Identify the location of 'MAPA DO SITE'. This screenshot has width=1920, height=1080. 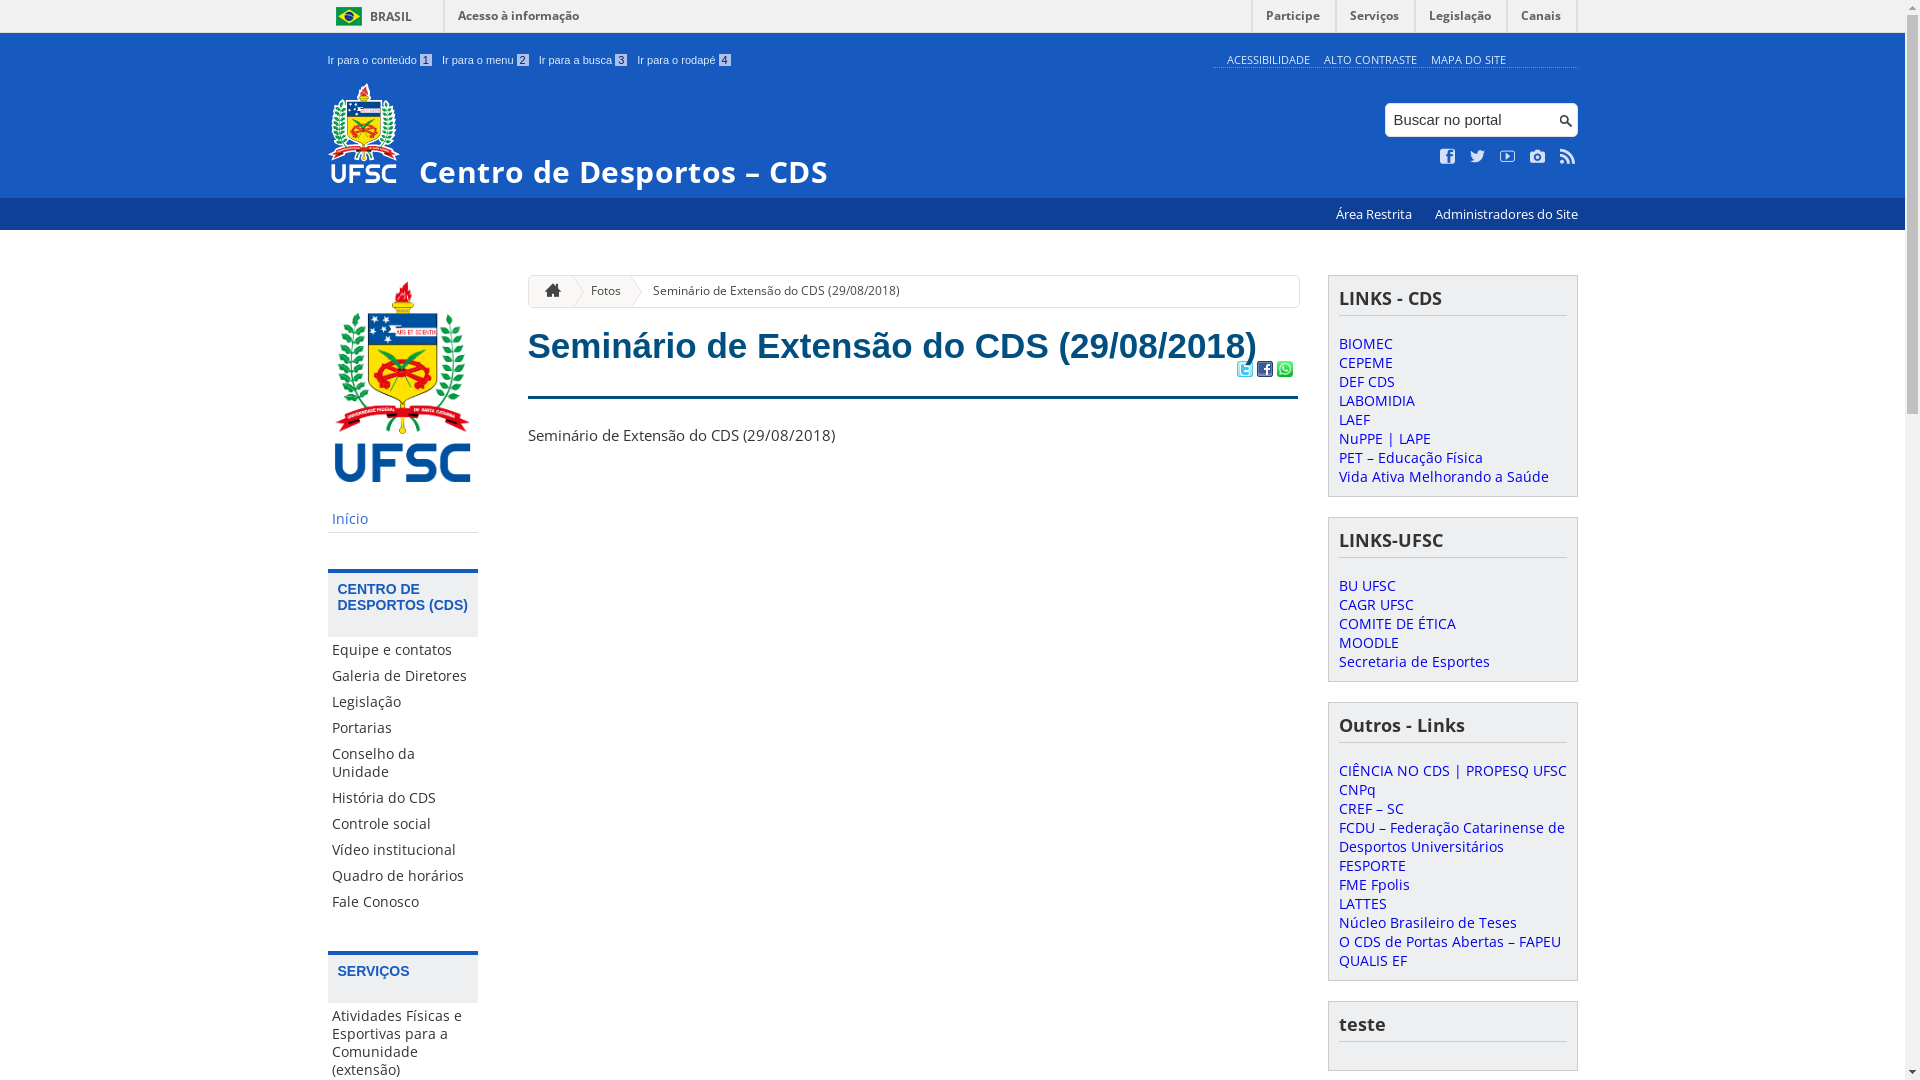
(1467, 58).